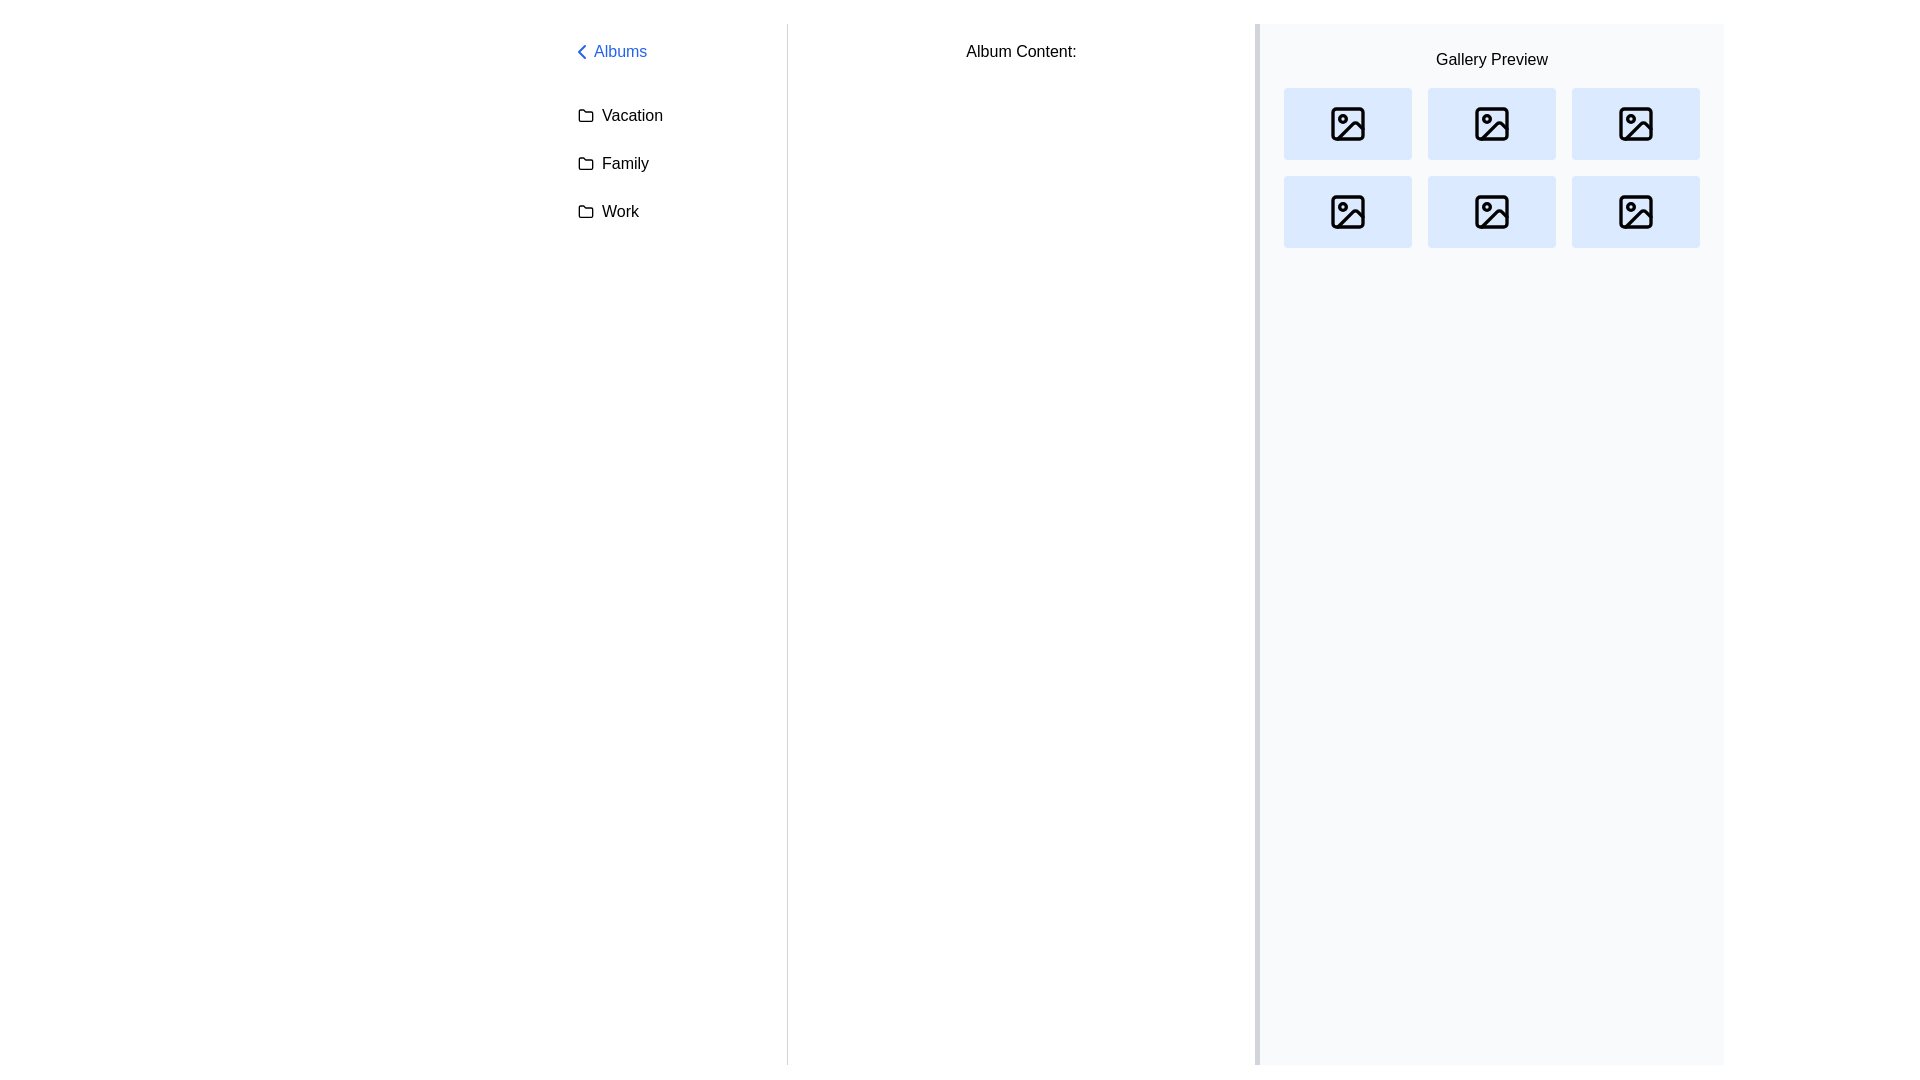 This screenshot has height=1080, width=1920. I want to click on the image placeholder icon located in the top row and third column of the Gallery Preview section, so click(1636, 123).